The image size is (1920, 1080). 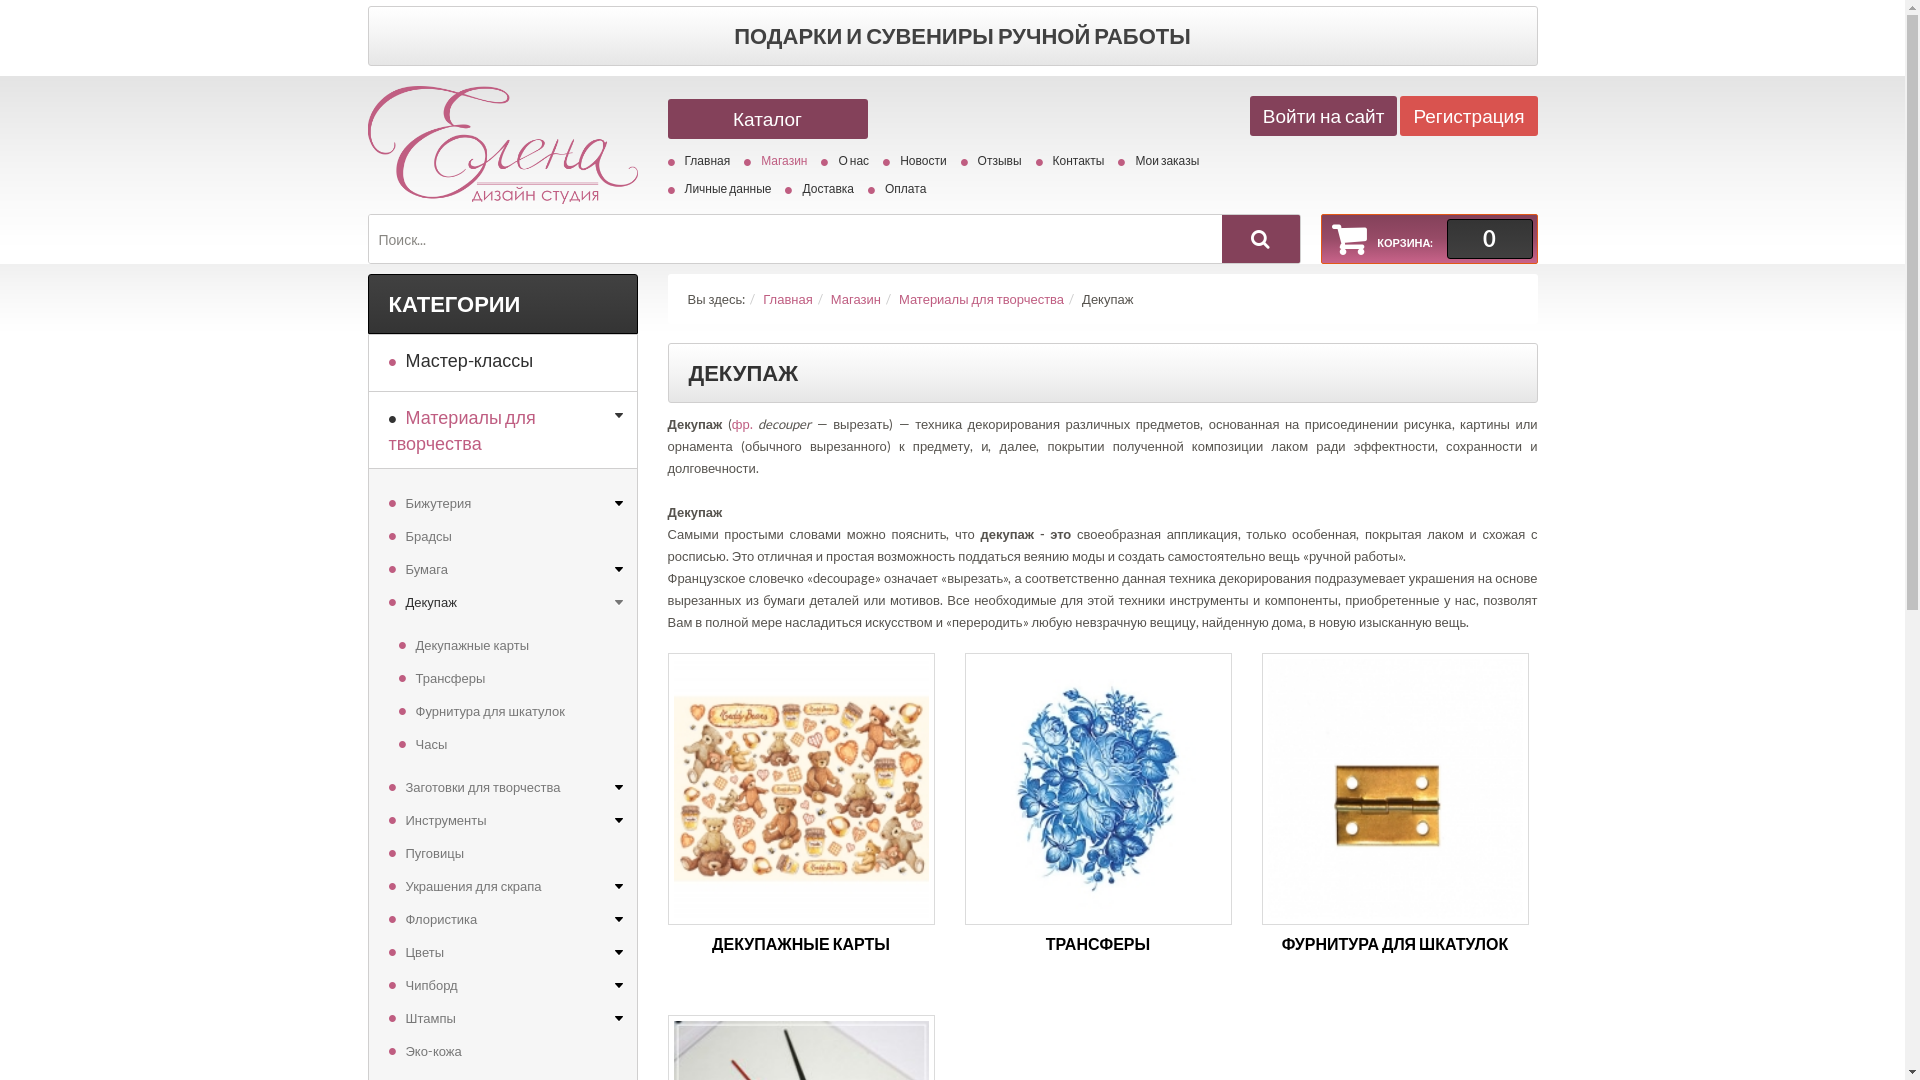 What do you see at coordinates (1488, 238) in the screenshot?
I see `'0'` at bounding box center [1488, 238].